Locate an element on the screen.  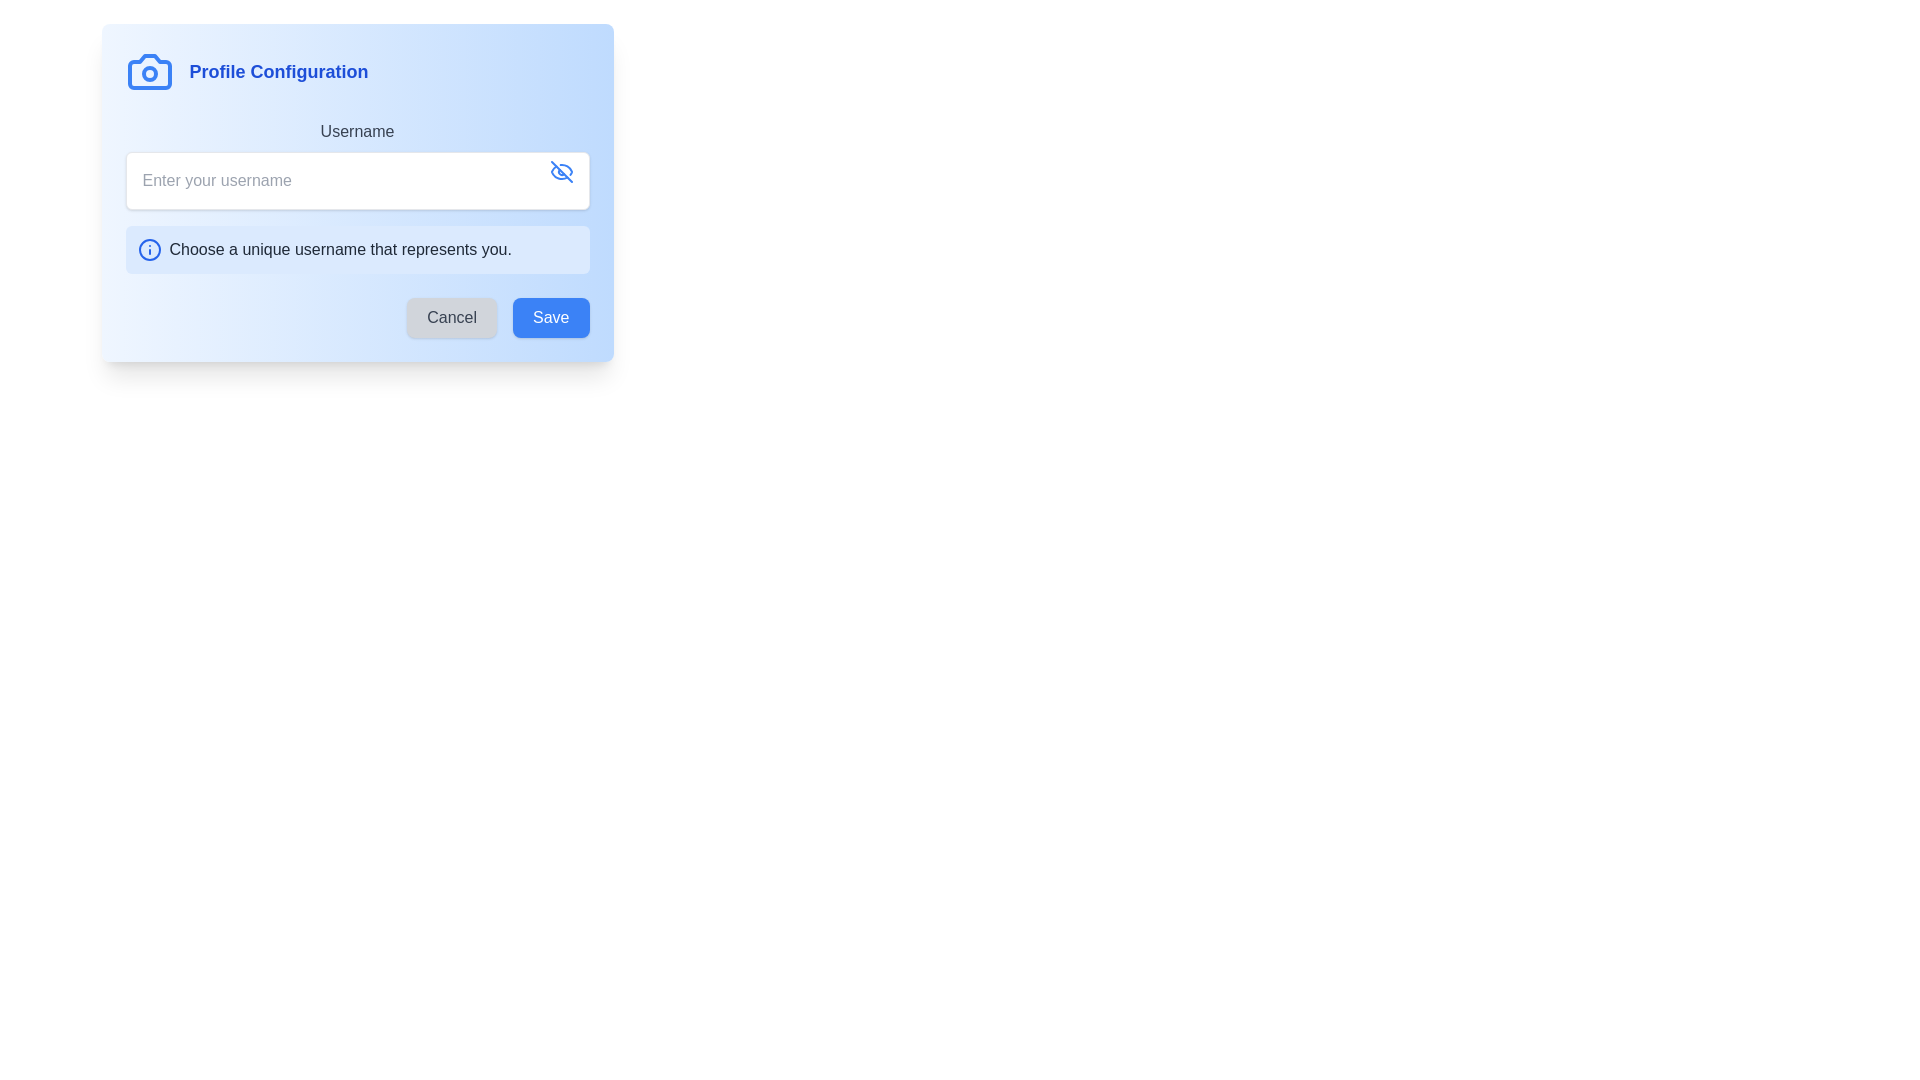
the text label displaying 'Choose a unique username that represents you.' to interact with nearby elements is located at coordinates (340, 249).